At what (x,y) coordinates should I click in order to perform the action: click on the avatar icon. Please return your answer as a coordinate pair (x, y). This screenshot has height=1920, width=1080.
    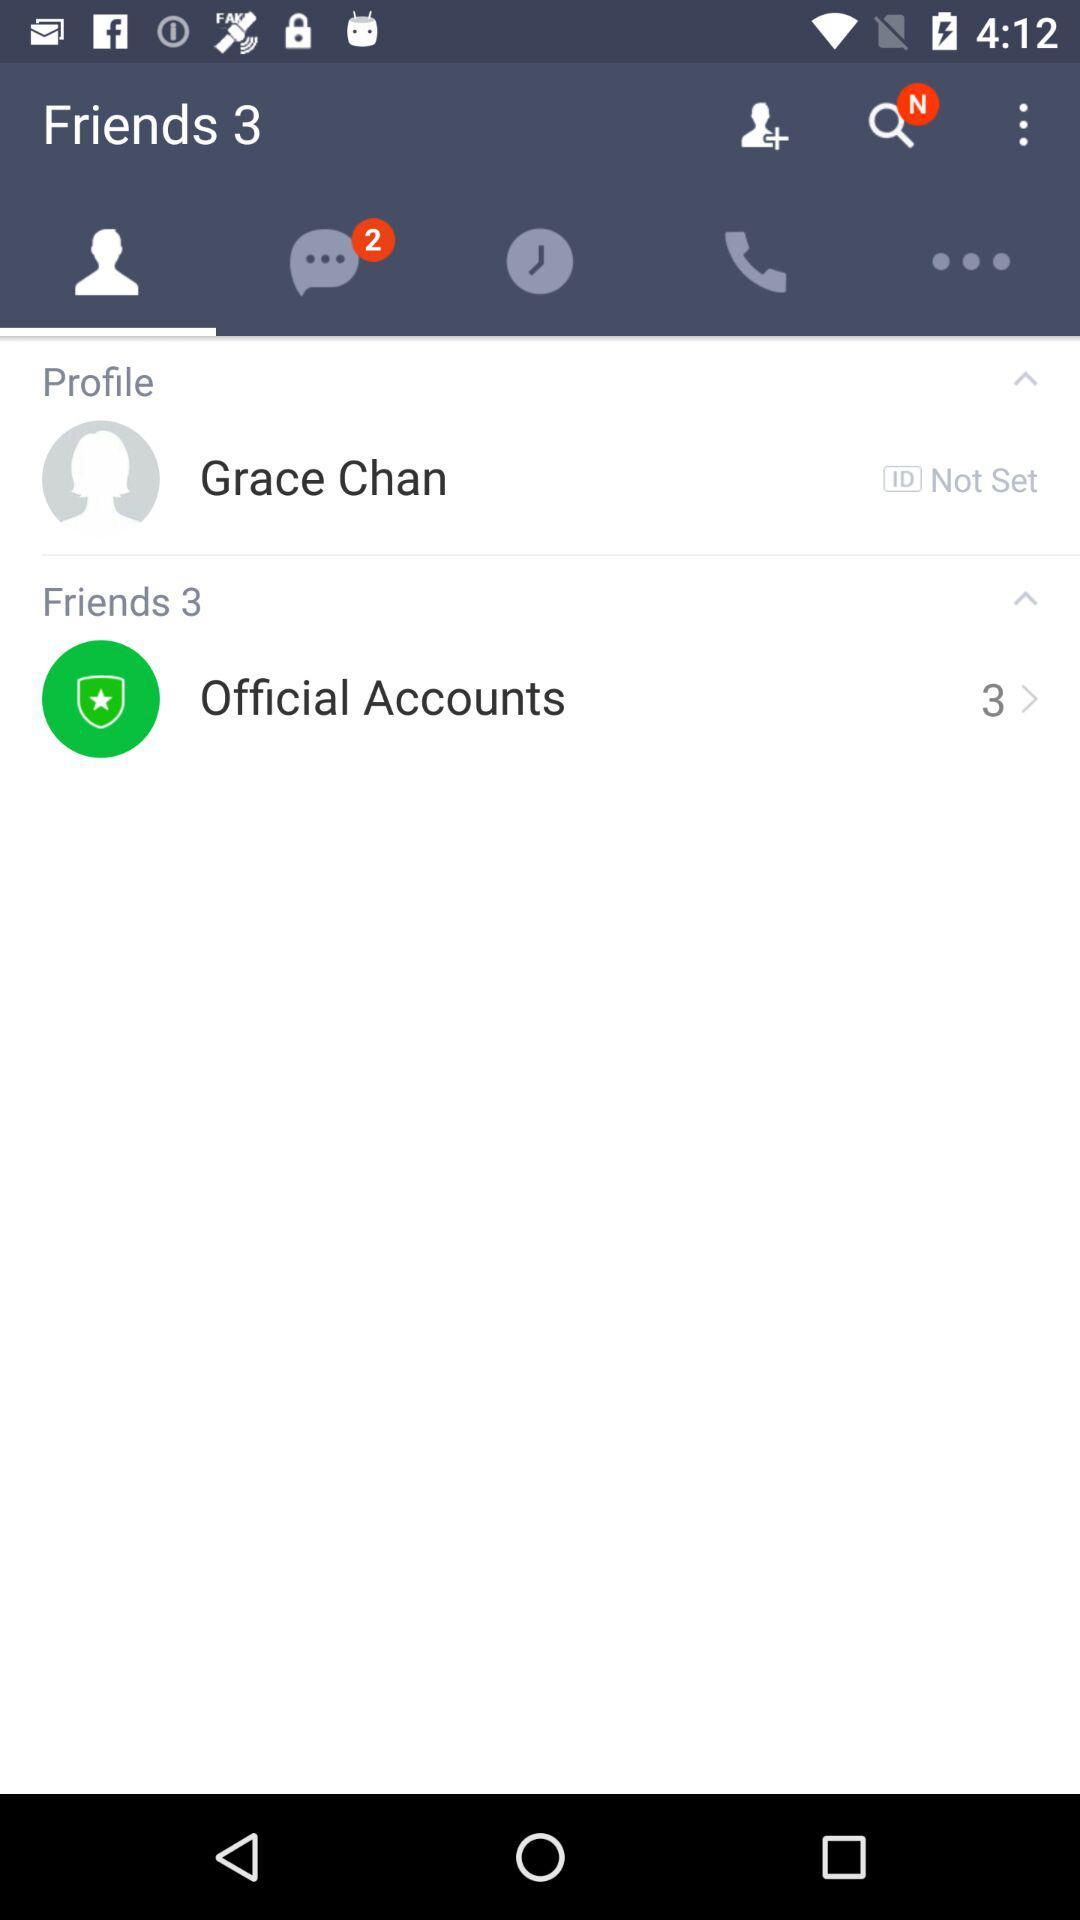
    Looking at the image, I should click on (108, 261).